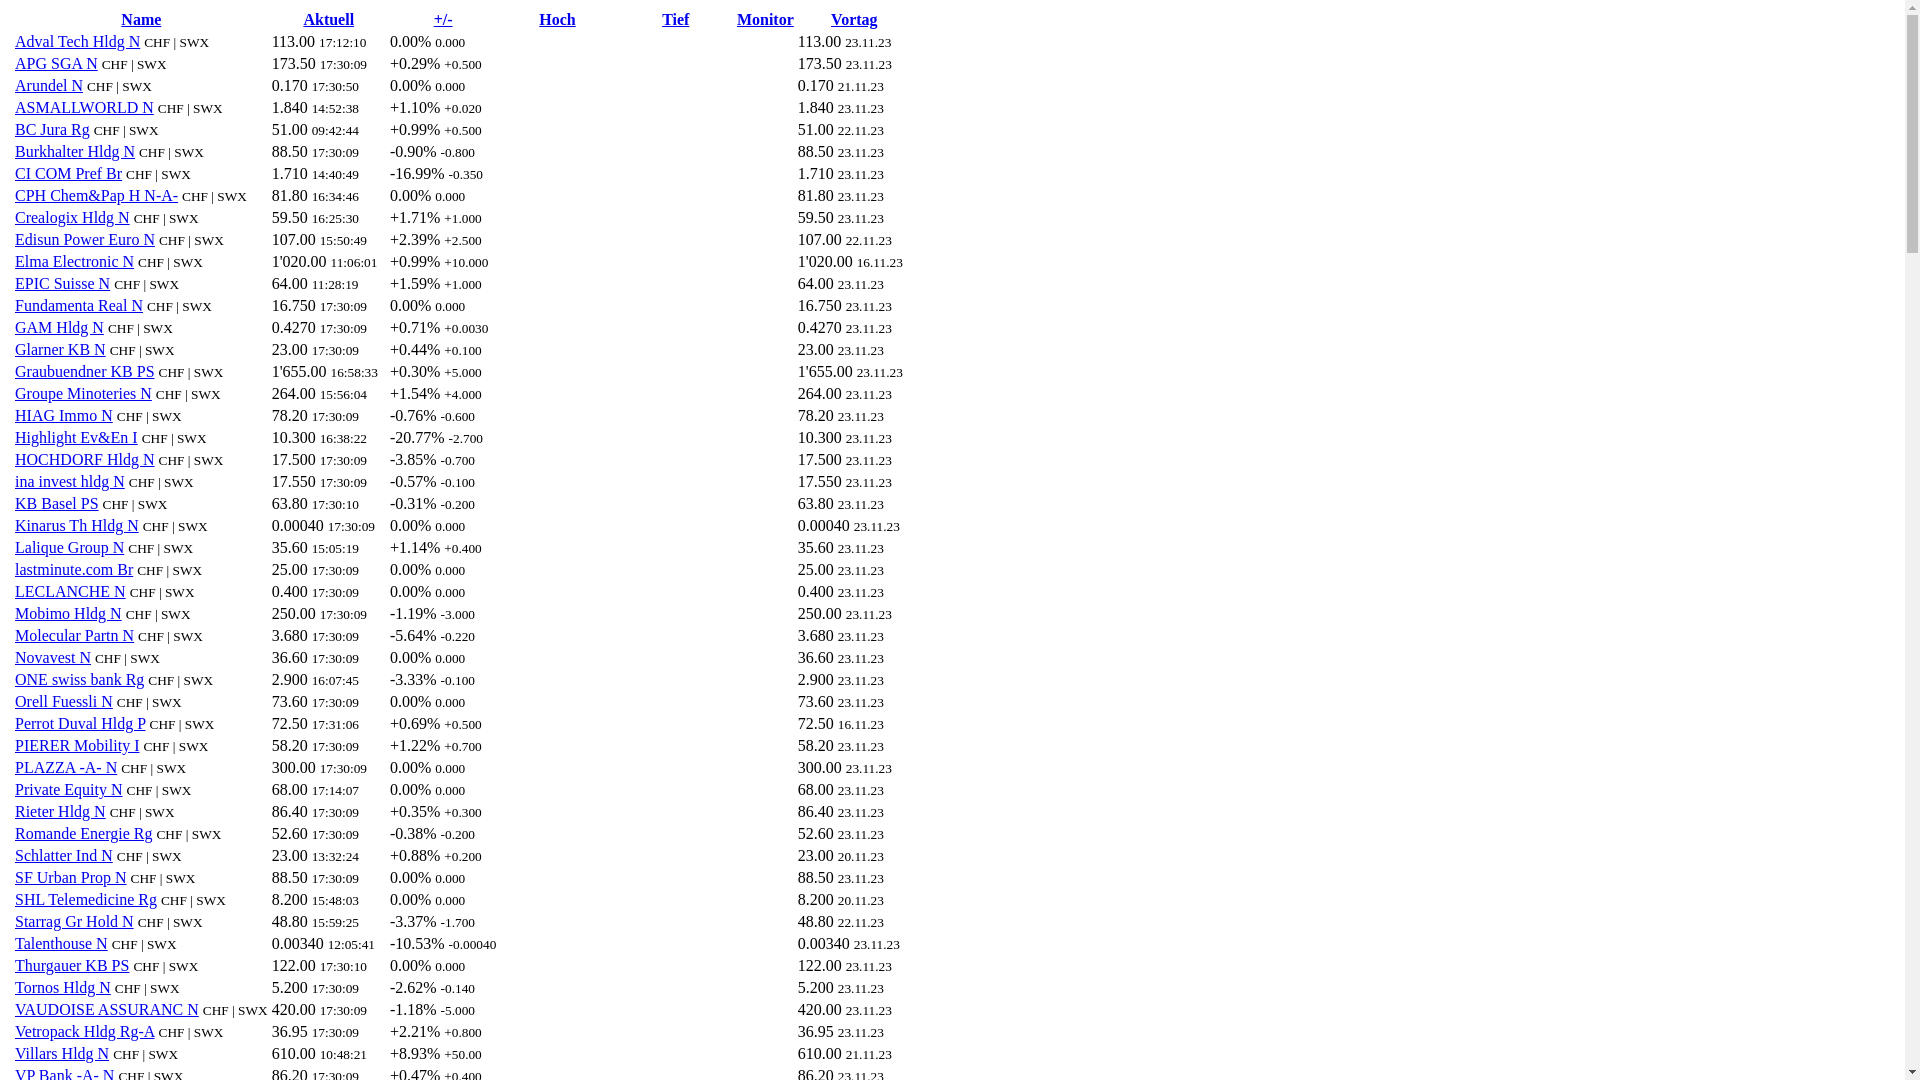 Image resolution: width=1920 pixels, height=1080 pixels. Describe the element at coordinates (84, 1031) in the screenshot. I see `'Vetropack Hldg Rg-A'` at that location.